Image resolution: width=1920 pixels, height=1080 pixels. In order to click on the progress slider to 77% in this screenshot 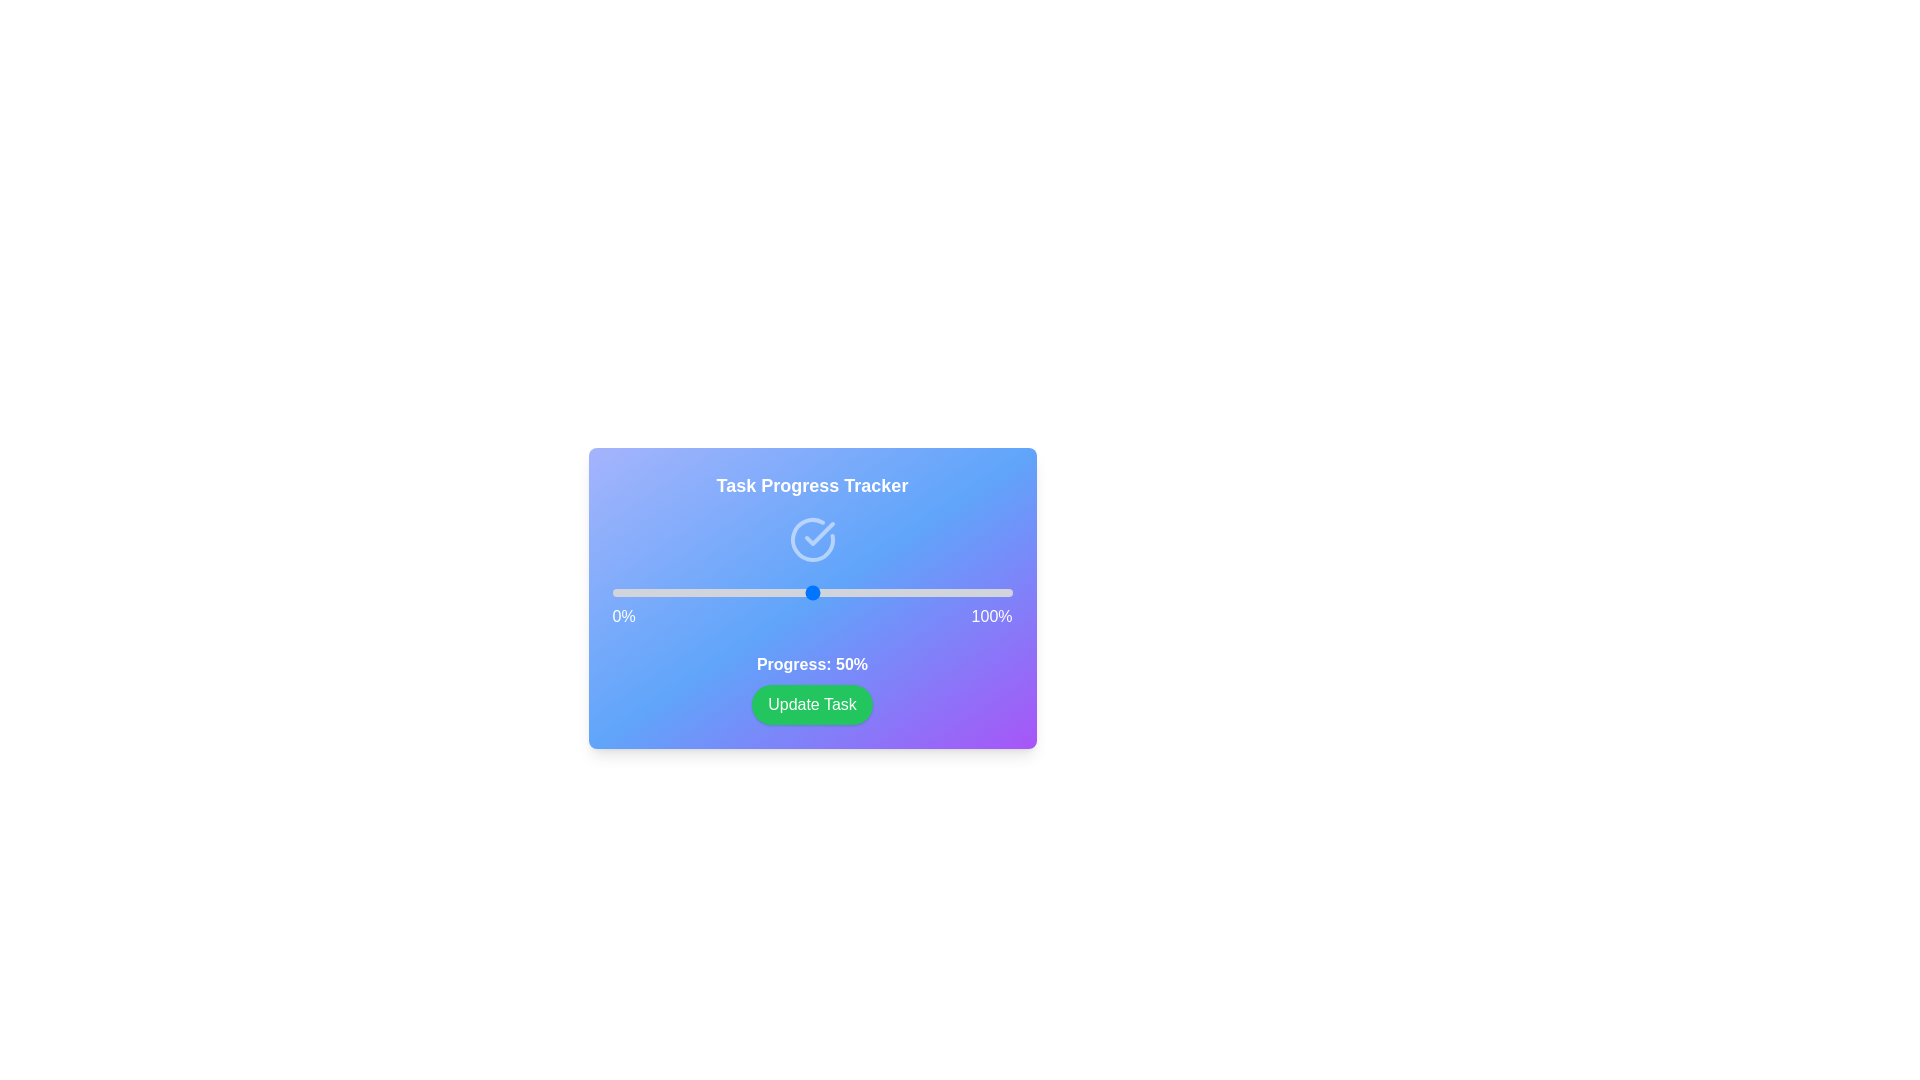, I will do `click(919, 592)`.